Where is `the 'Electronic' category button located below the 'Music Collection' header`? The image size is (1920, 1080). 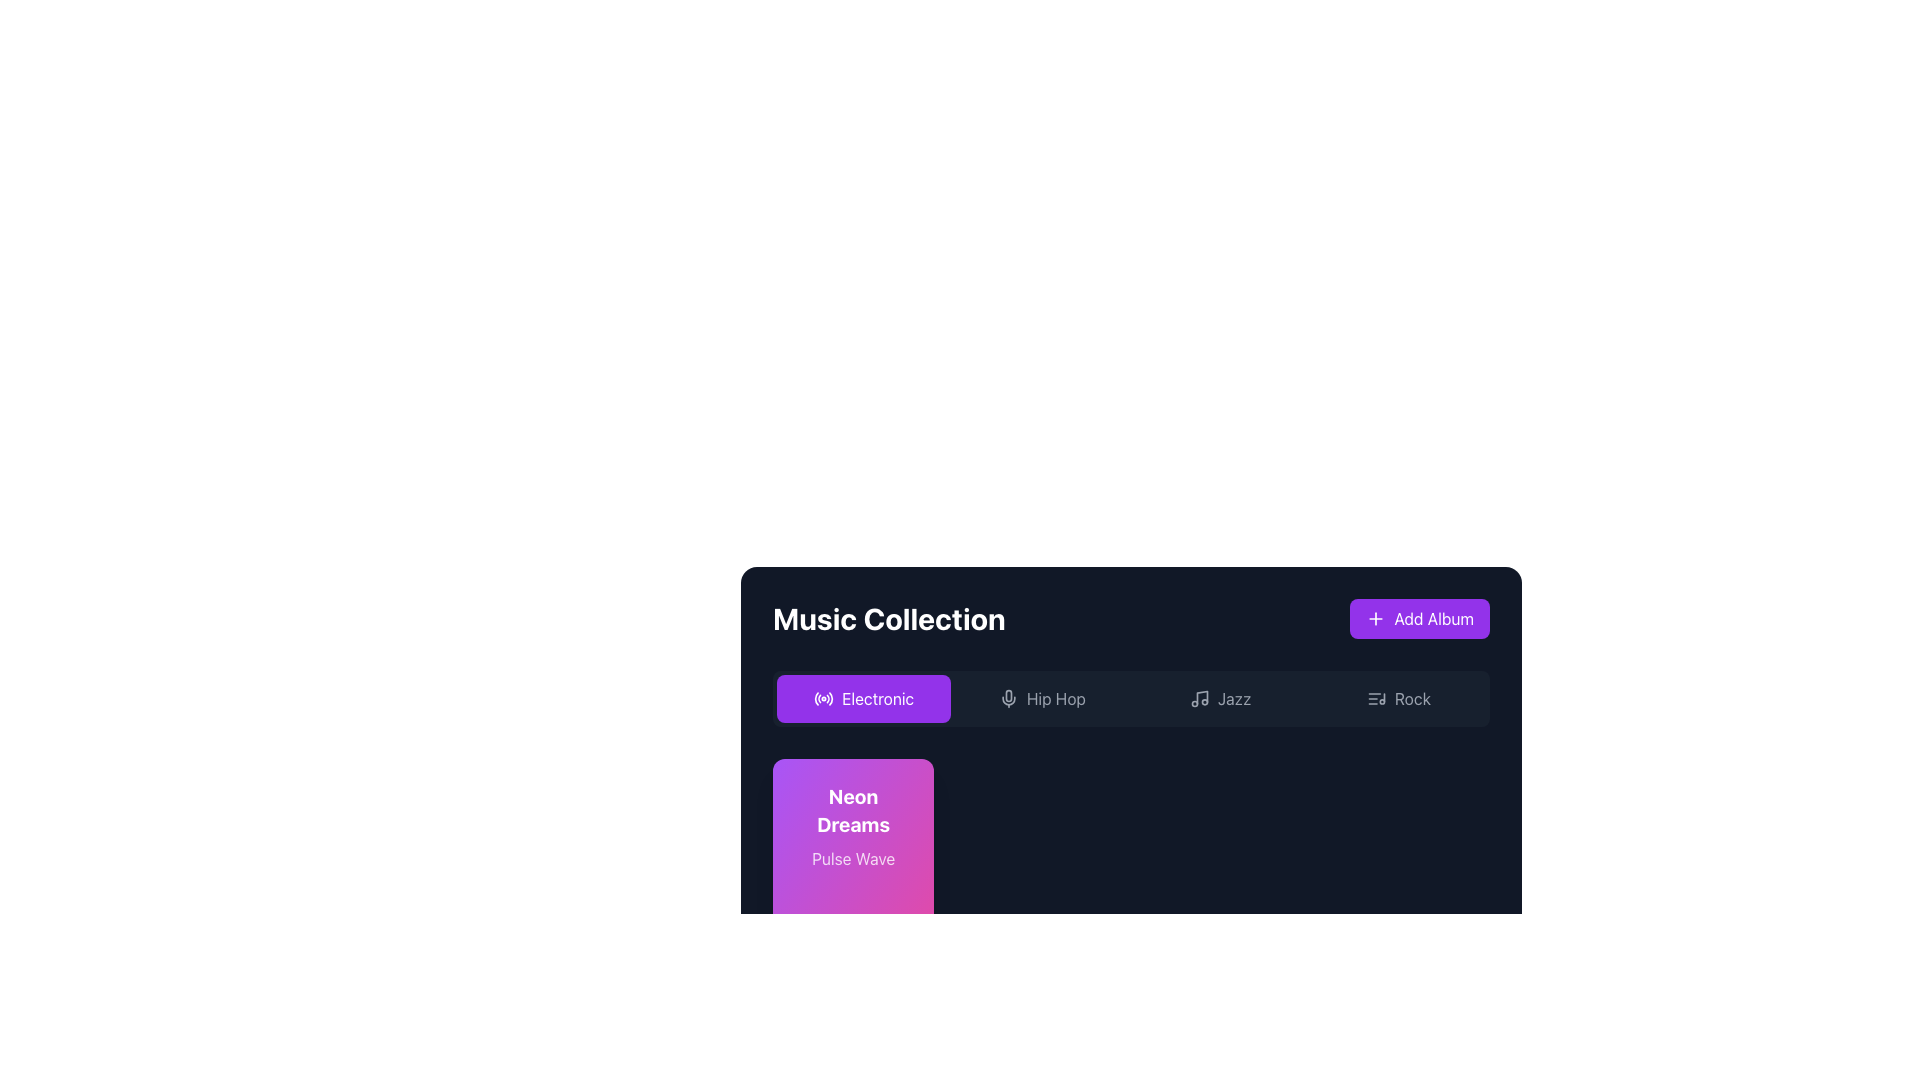
the 'Electronic' category button located below the 'Music Collection' header is located at coordinates (864, 697).